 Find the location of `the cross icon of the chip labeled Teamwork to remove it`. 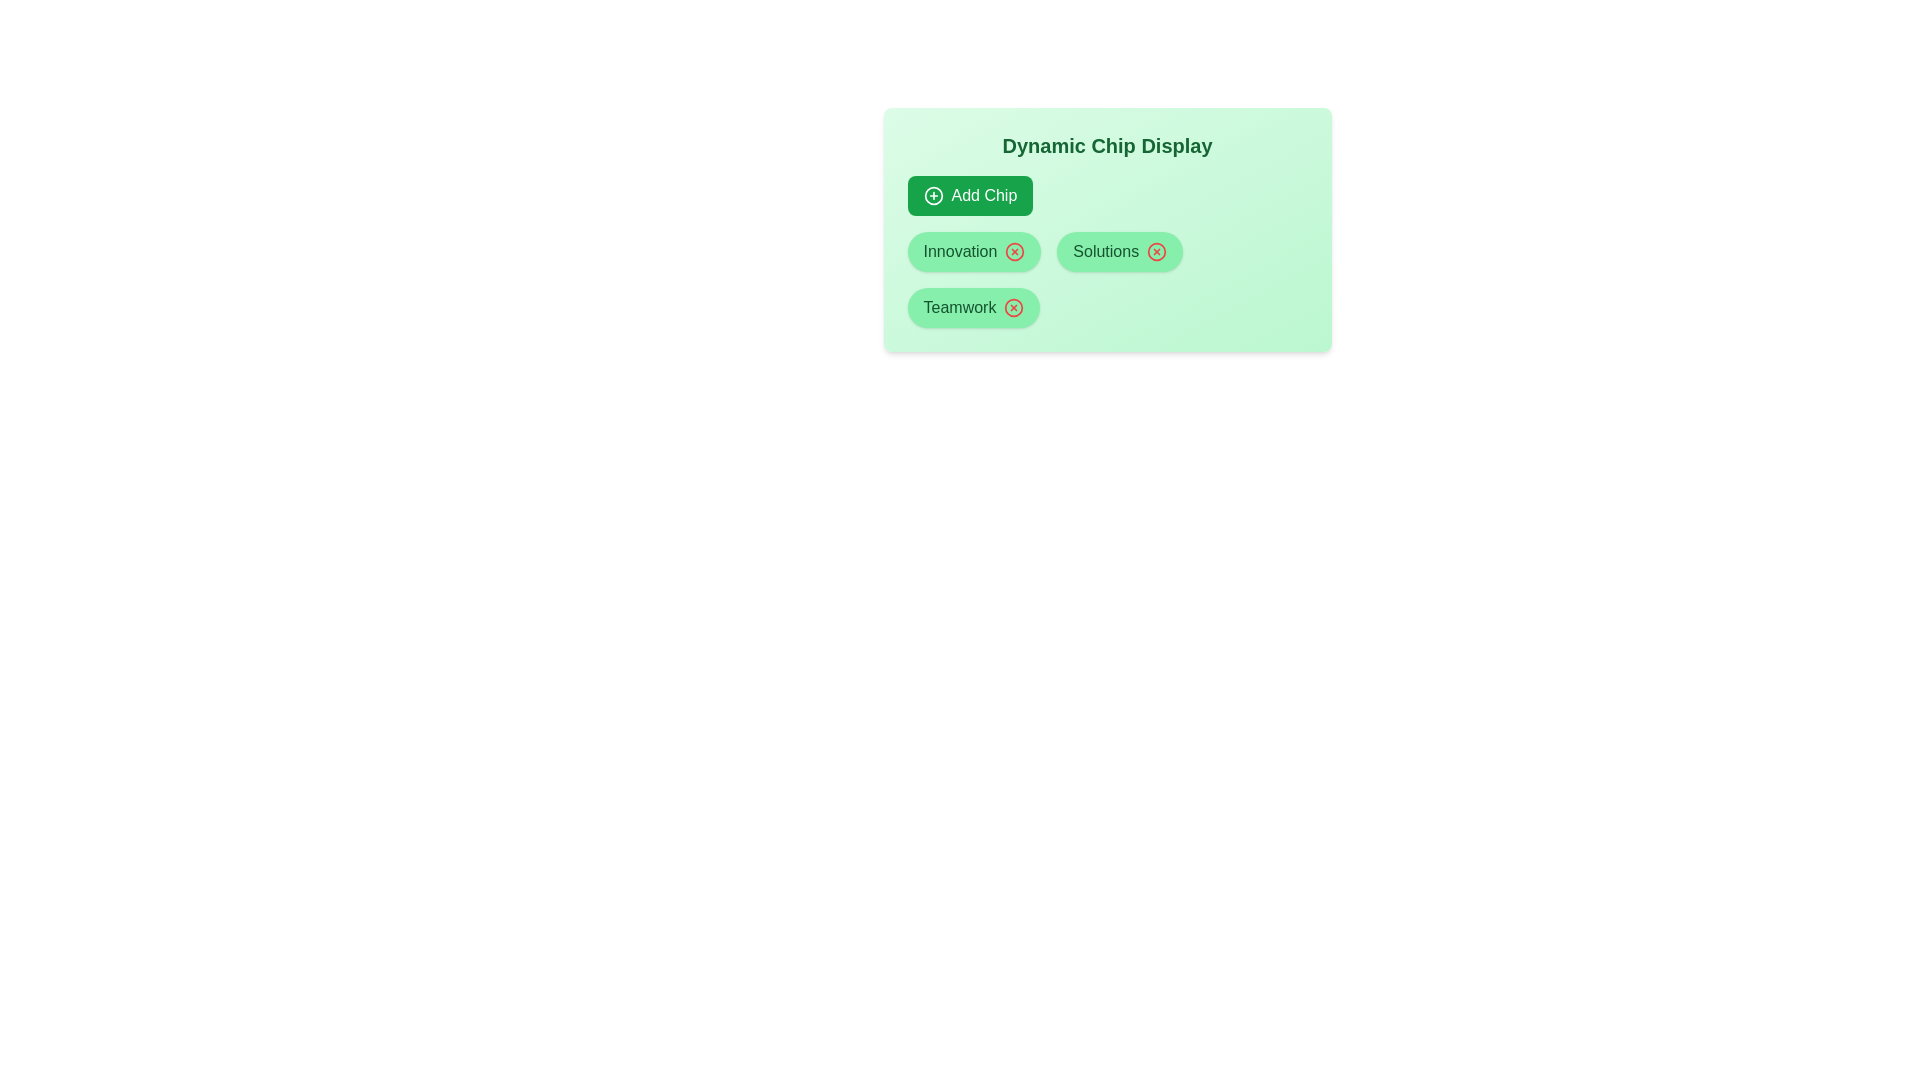

the cross icon of the chip labeled Teamwork to remove it is located at coordinates (1014, 308).